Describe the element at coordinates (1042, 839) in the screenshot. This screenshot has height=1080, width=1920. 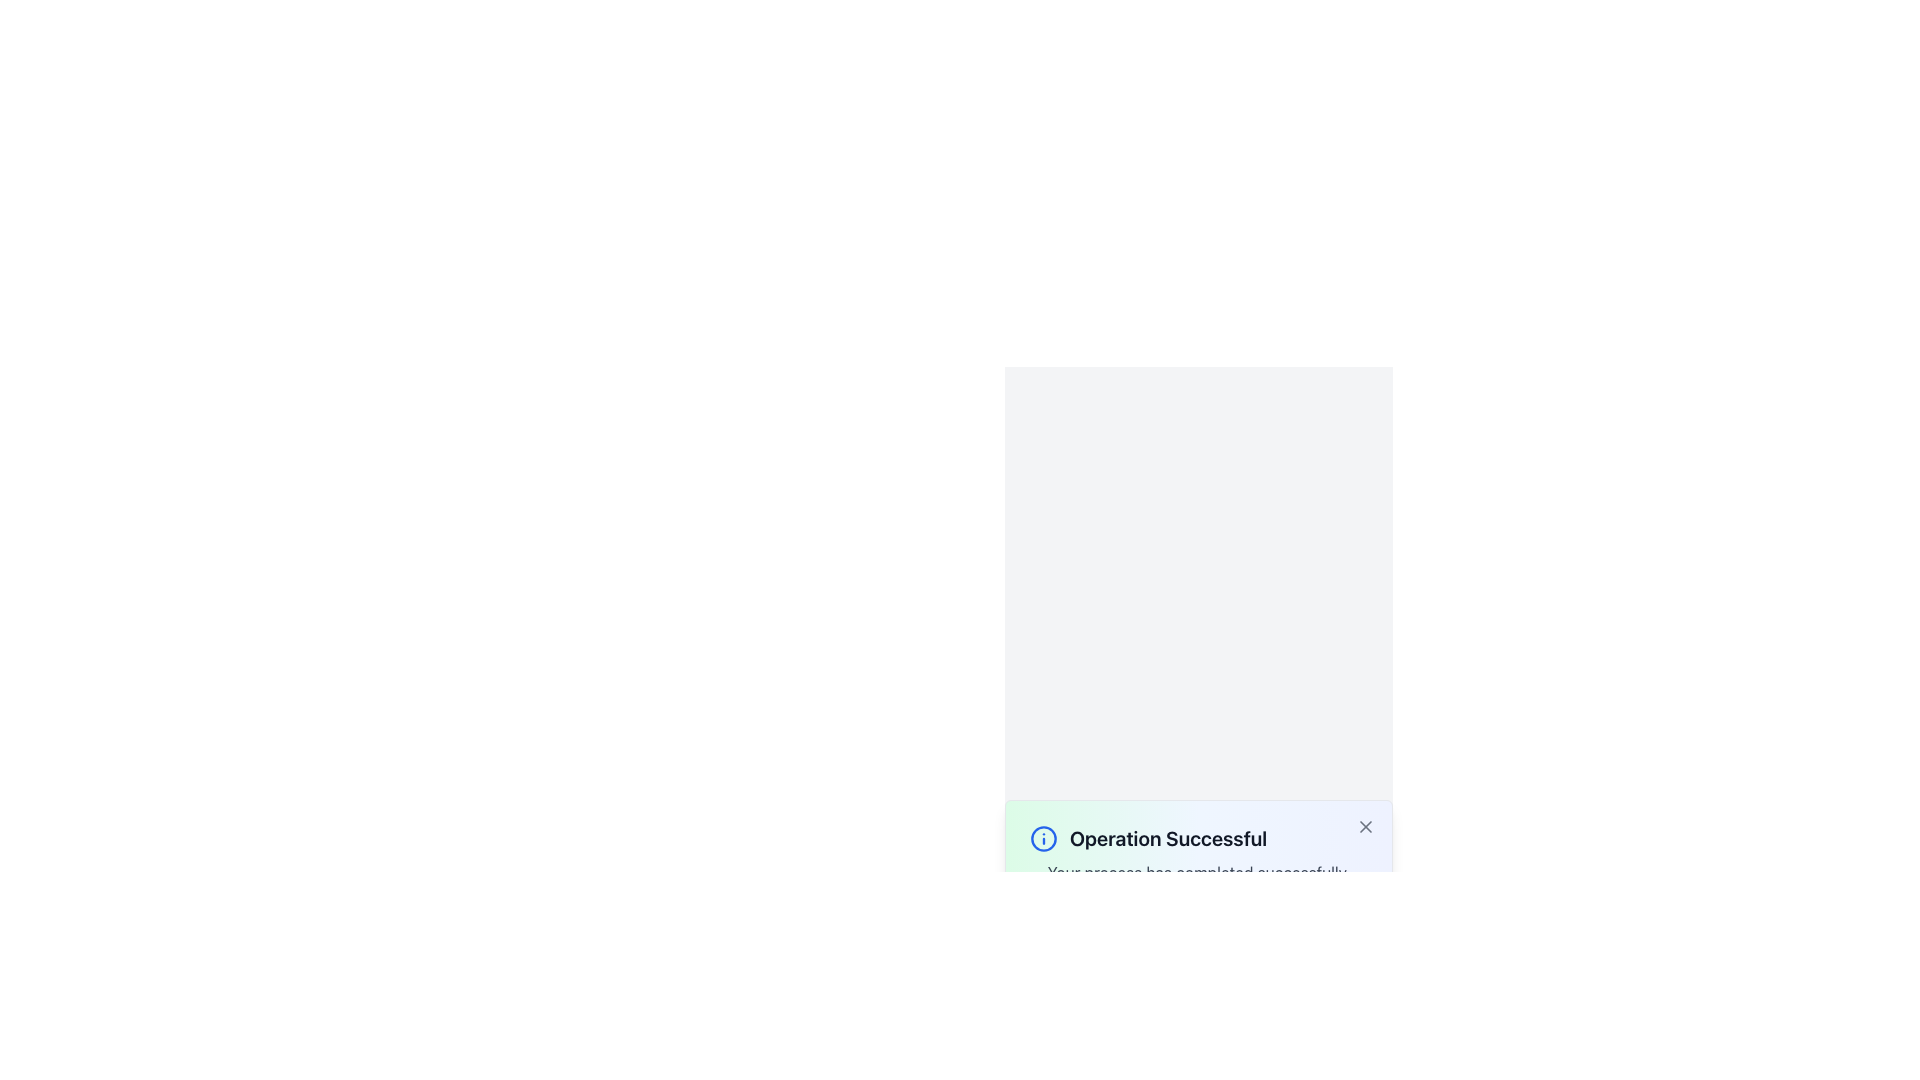
I see `the circular outline of the information icon located at the bottom-left corner of the notification box displaying 'Operation Successful'` at that location.